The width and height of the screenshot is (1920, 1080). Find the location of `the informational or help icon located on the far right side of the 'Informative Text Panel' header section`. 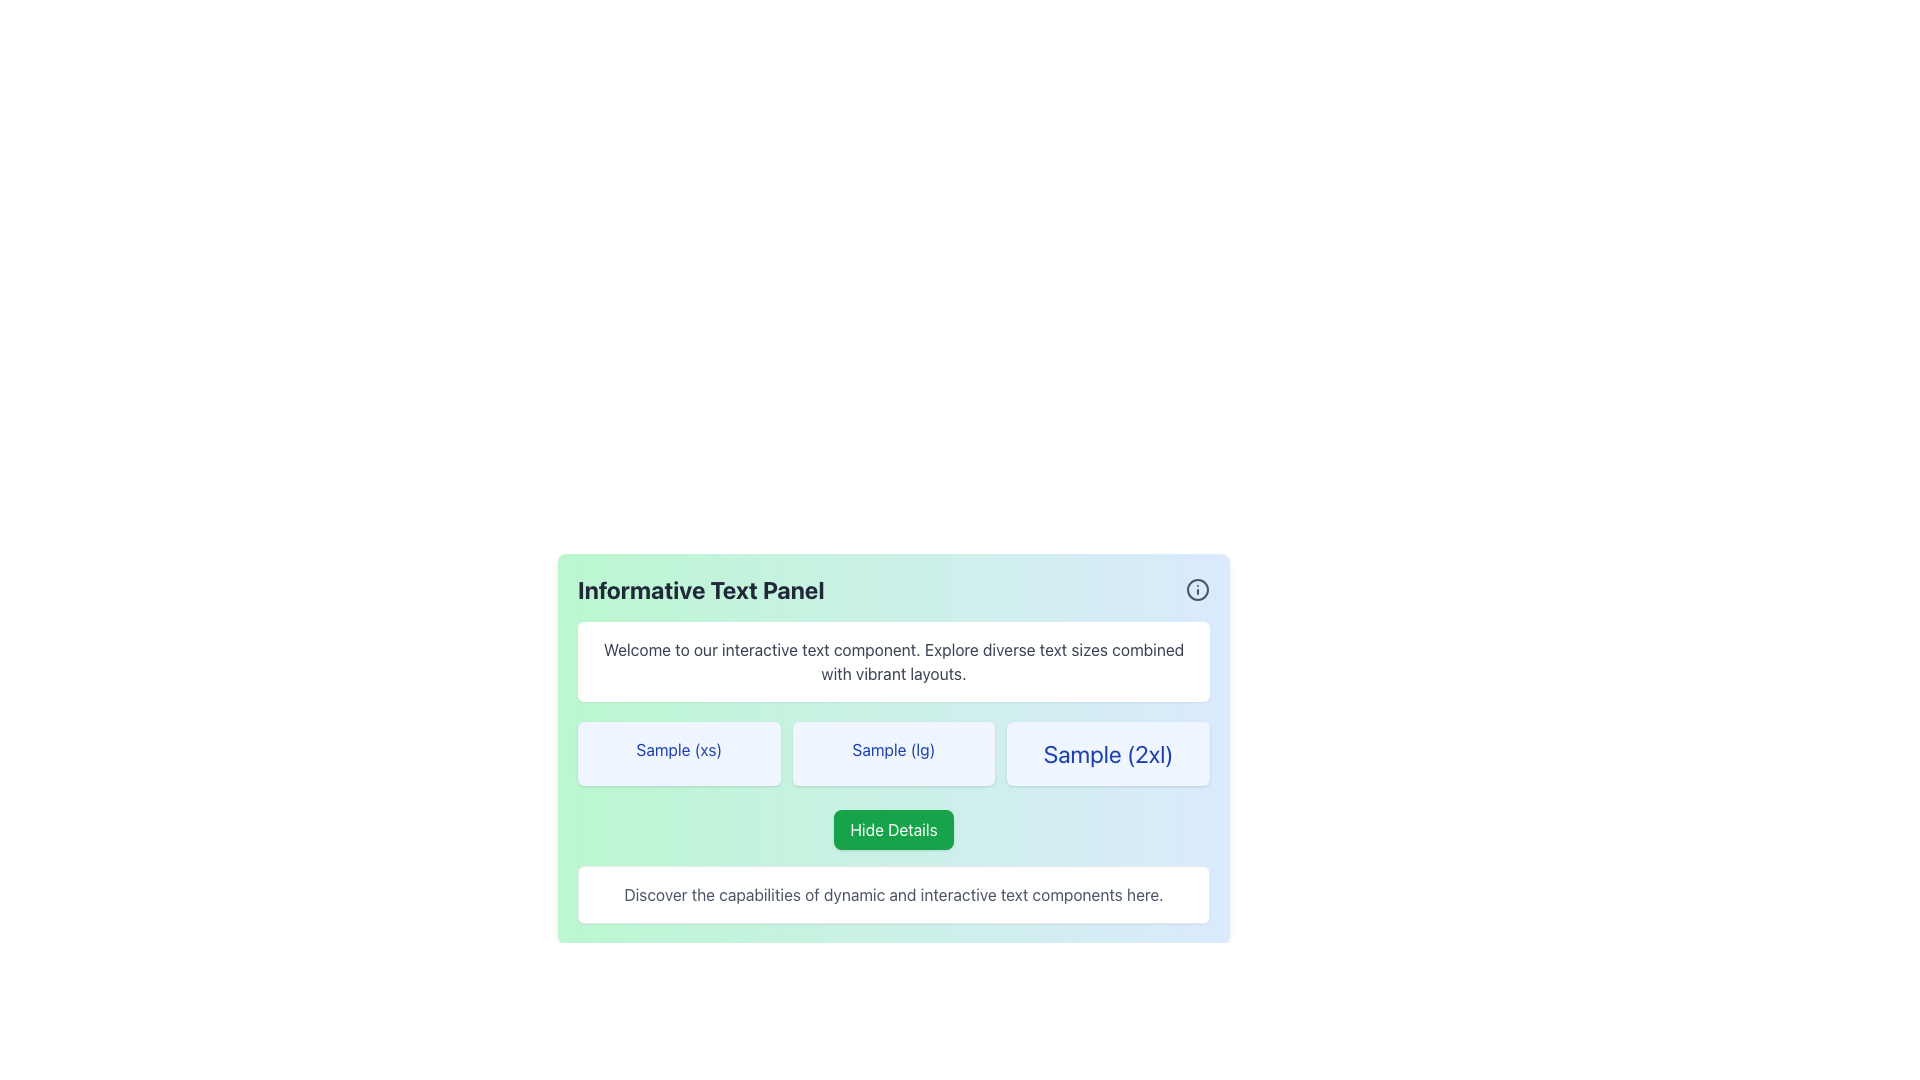

the informational or help icon located on the far right side of the 'Informative Text Panel' header section is located at coordinates (1198, 589).